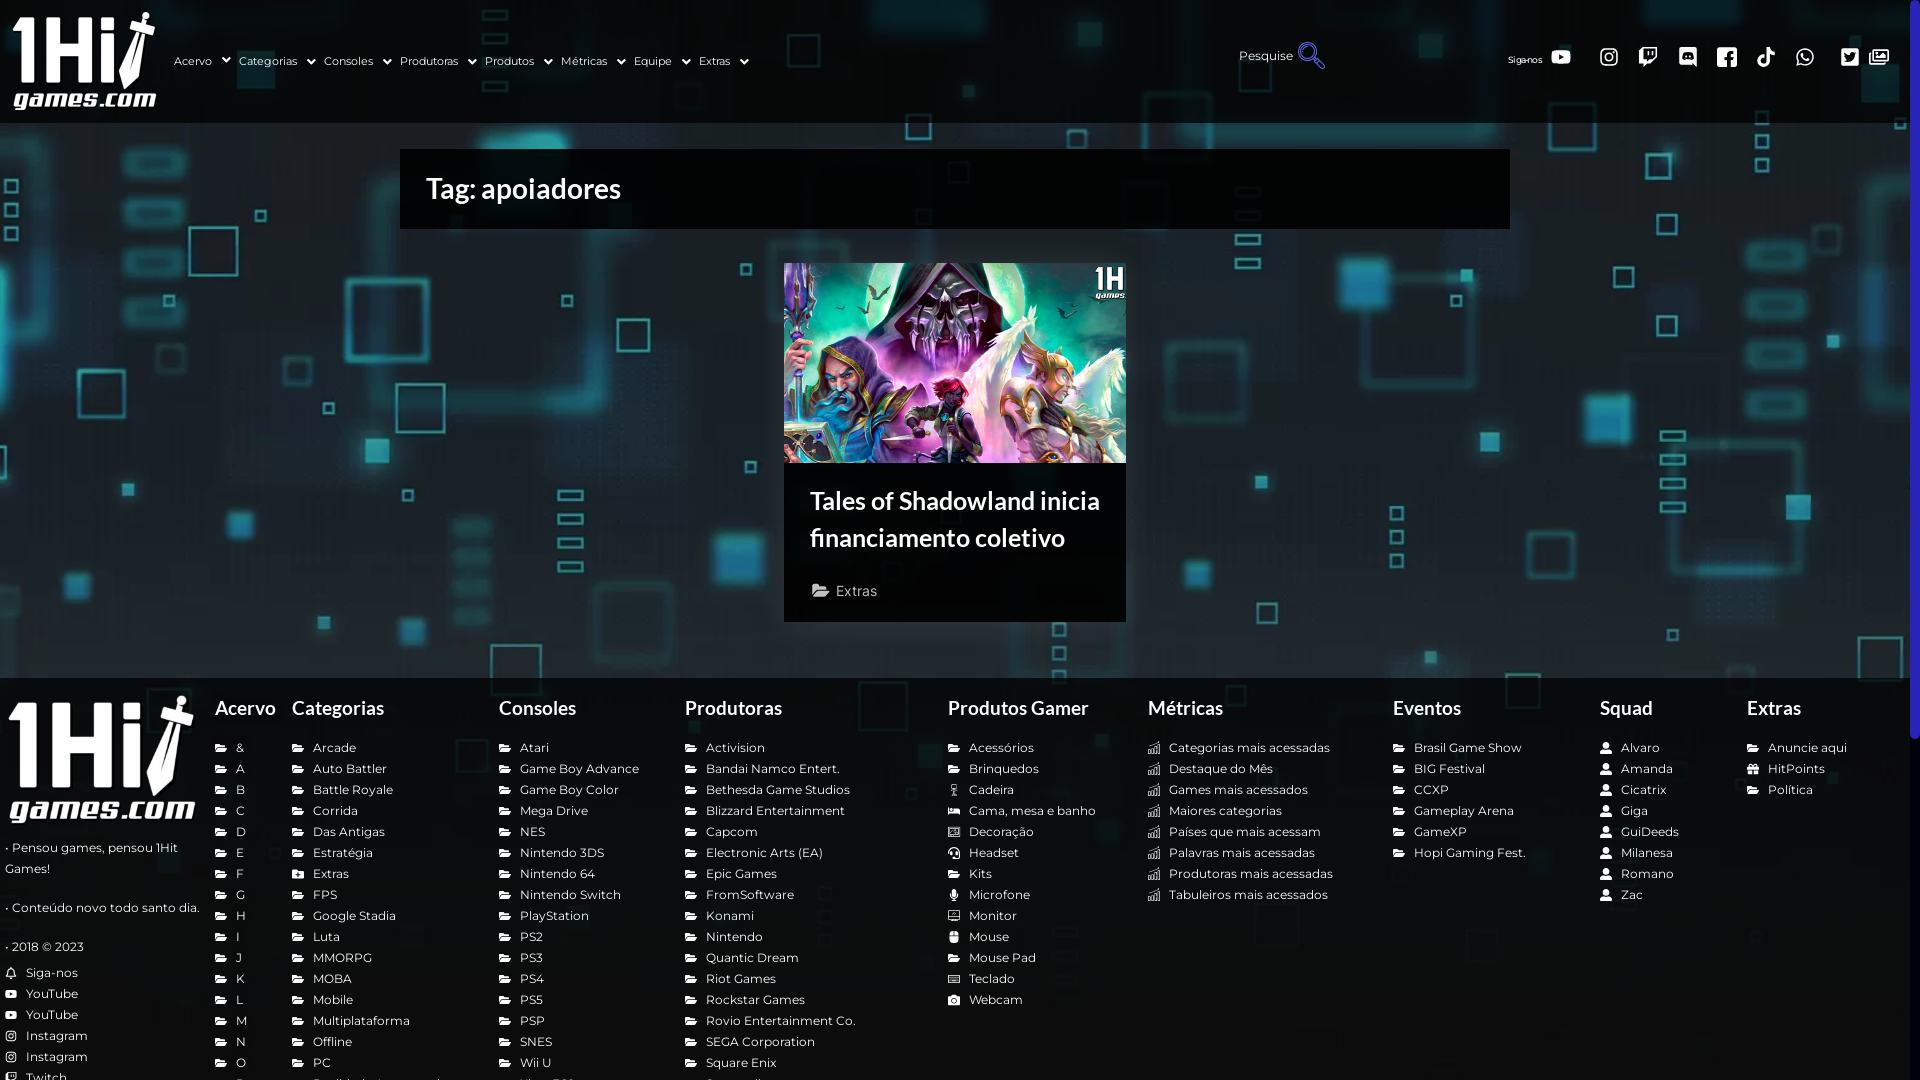 Image resolution: width=1920 pixels, height=1080 pixels. Describe the element at coordinates (101, 1014) in the screenshot. I see `'YouTube'` at that location.